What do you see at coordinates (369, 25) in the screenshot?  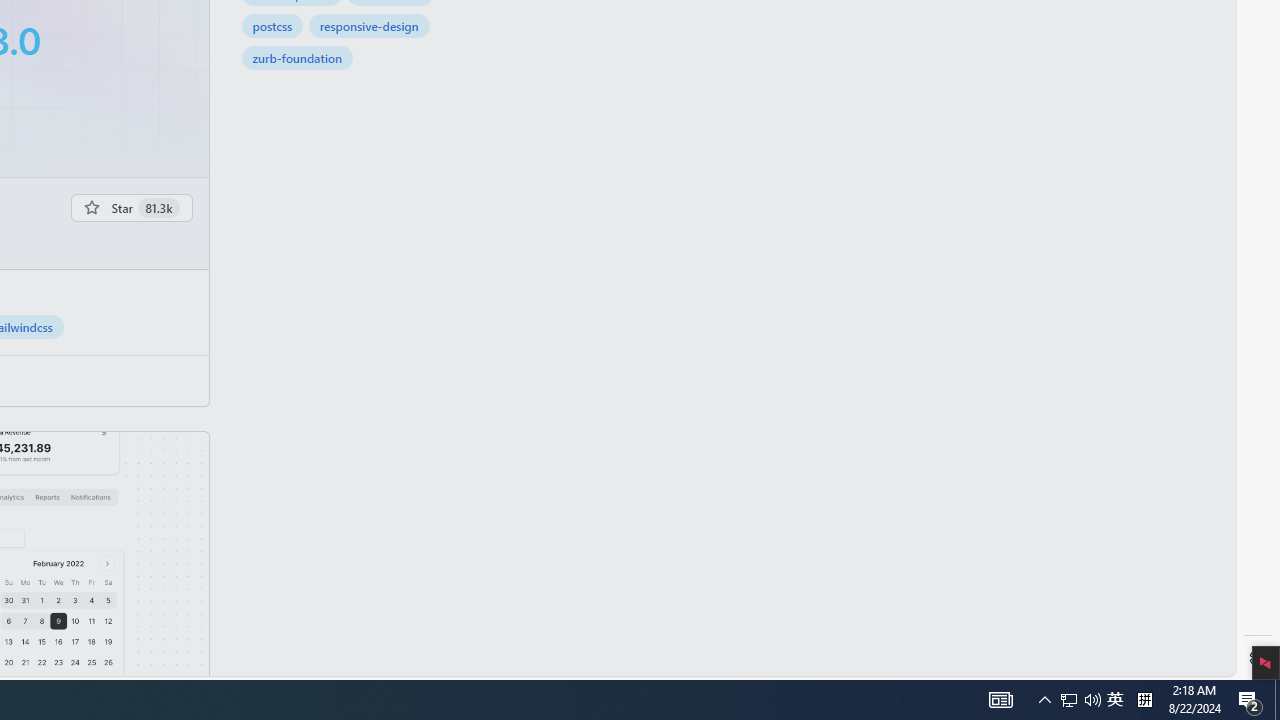 I see `'responsive-design'` at bounding box center [369, 25].